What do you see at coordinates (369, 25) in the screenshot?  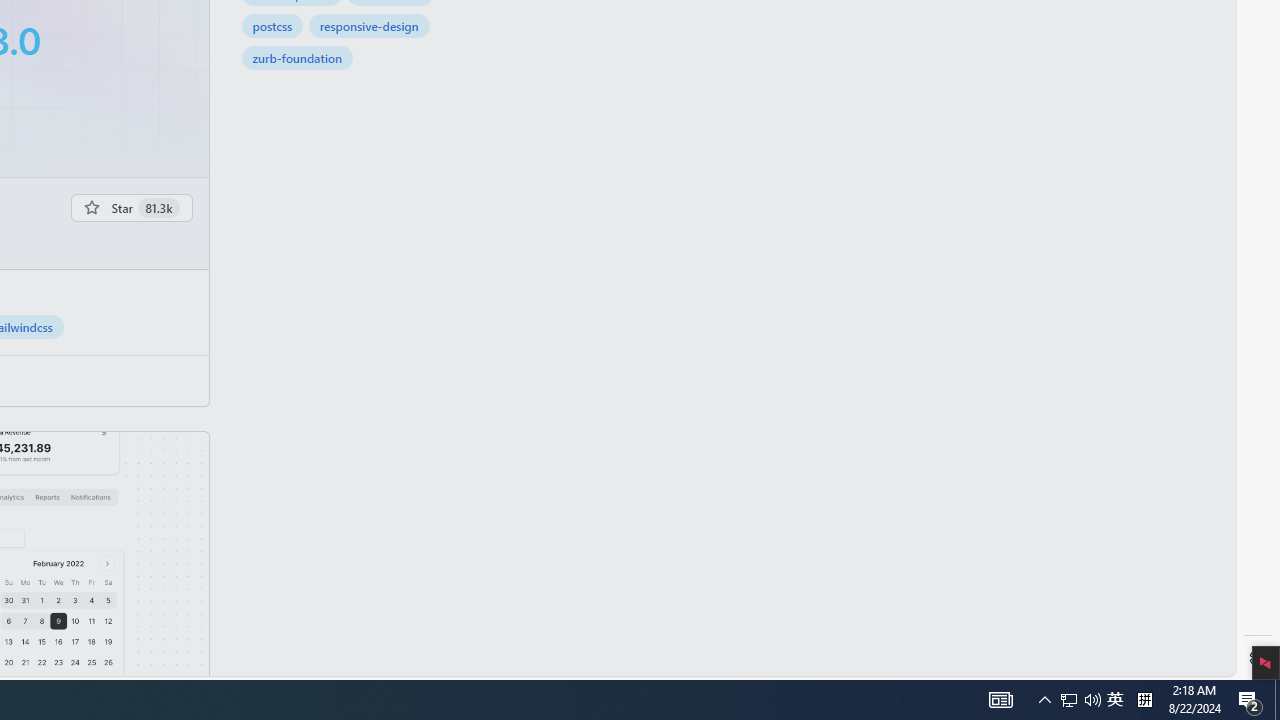 I see `'responsive-design'` at bounding box center [369, 25].